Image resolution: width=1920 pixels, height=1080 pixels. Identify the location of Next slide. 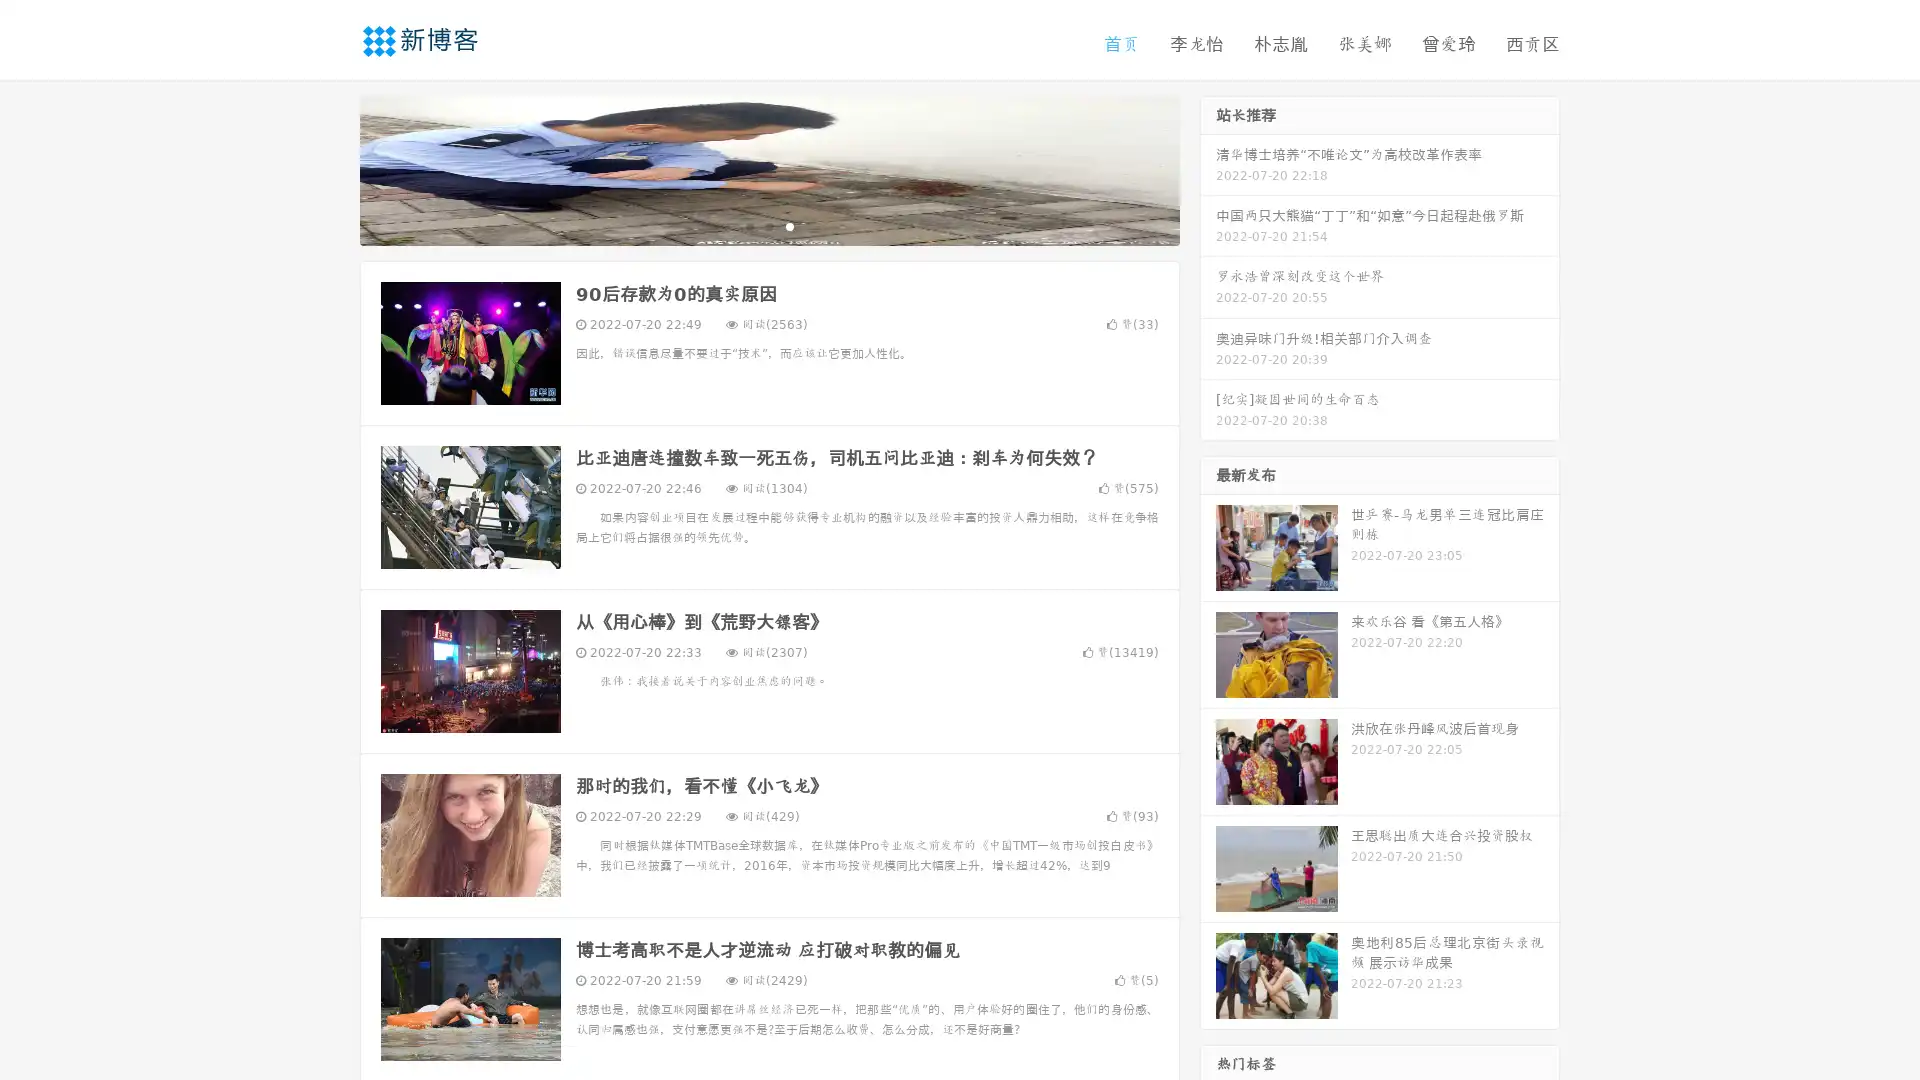
(1208, 168).